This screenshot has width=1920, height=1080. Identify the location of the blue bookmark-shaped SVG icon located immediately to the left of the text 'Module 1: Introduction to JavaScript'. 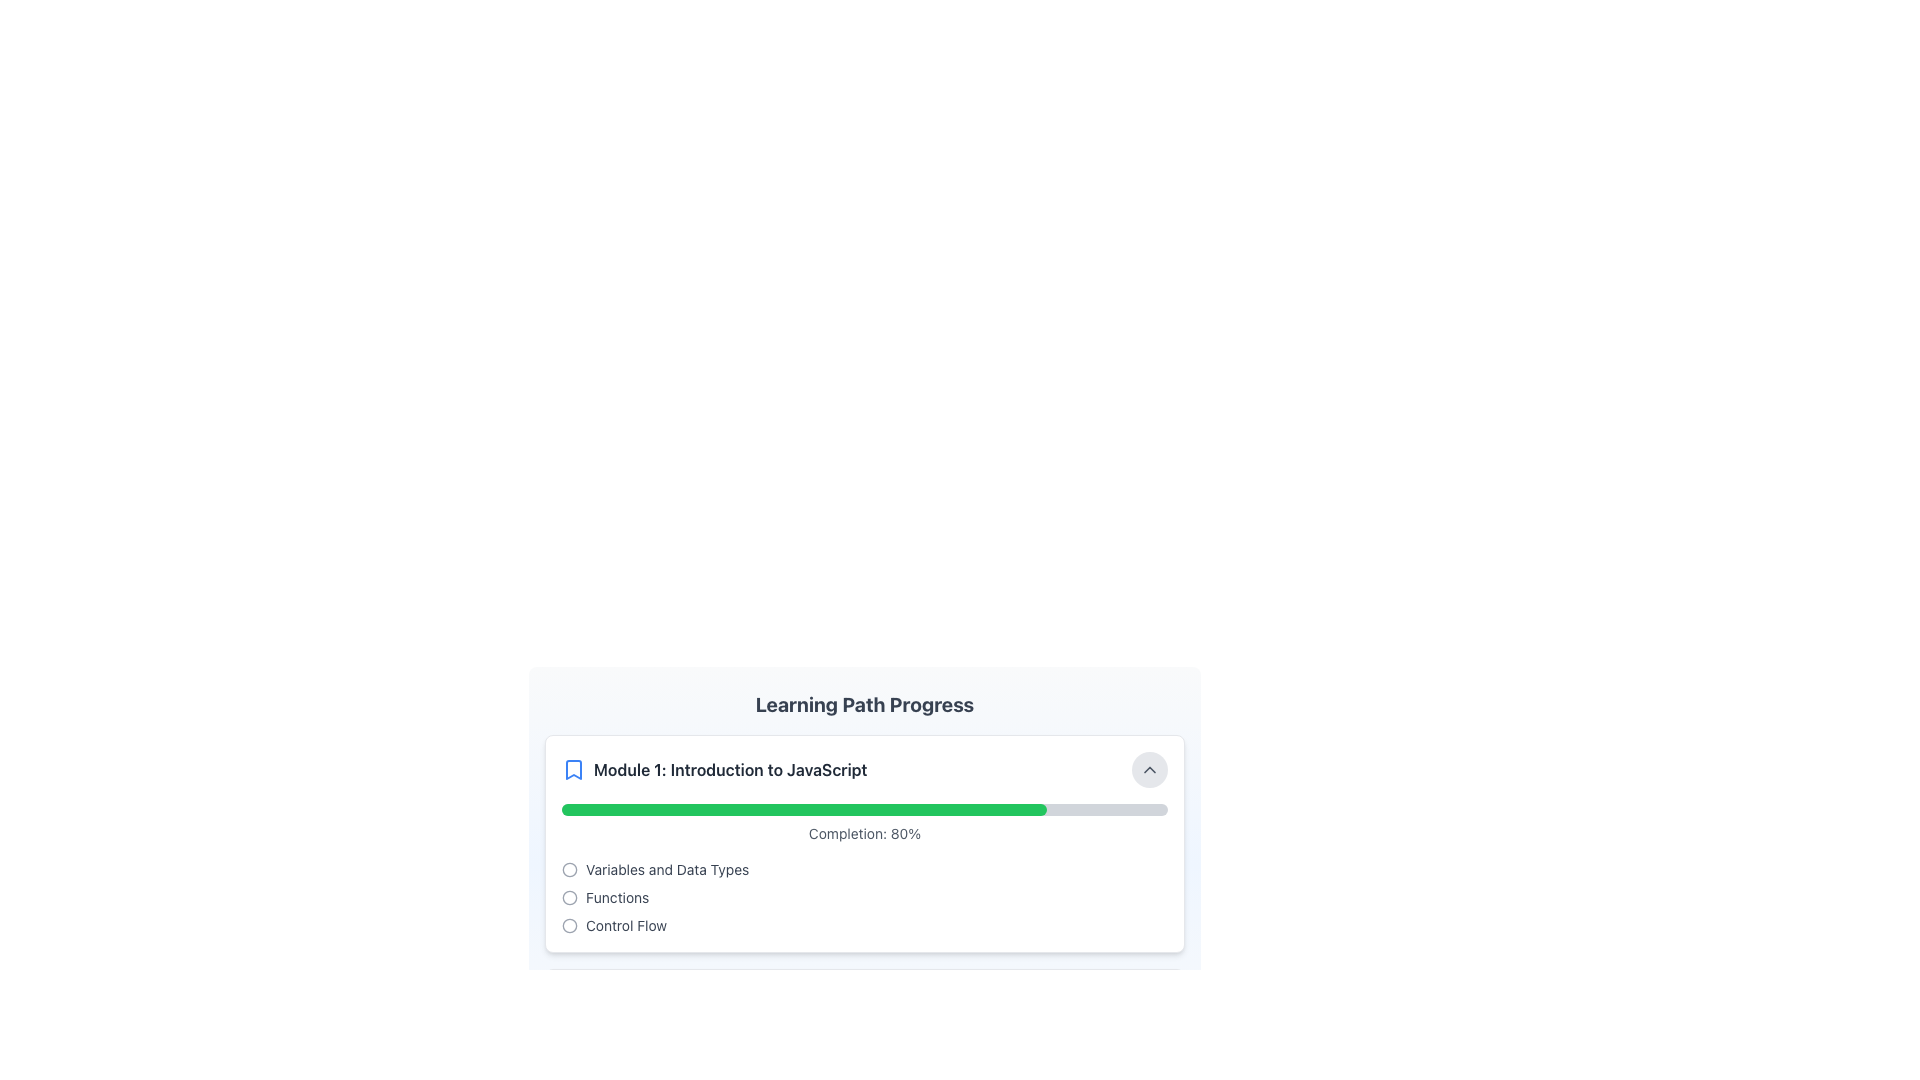
(573, 769).